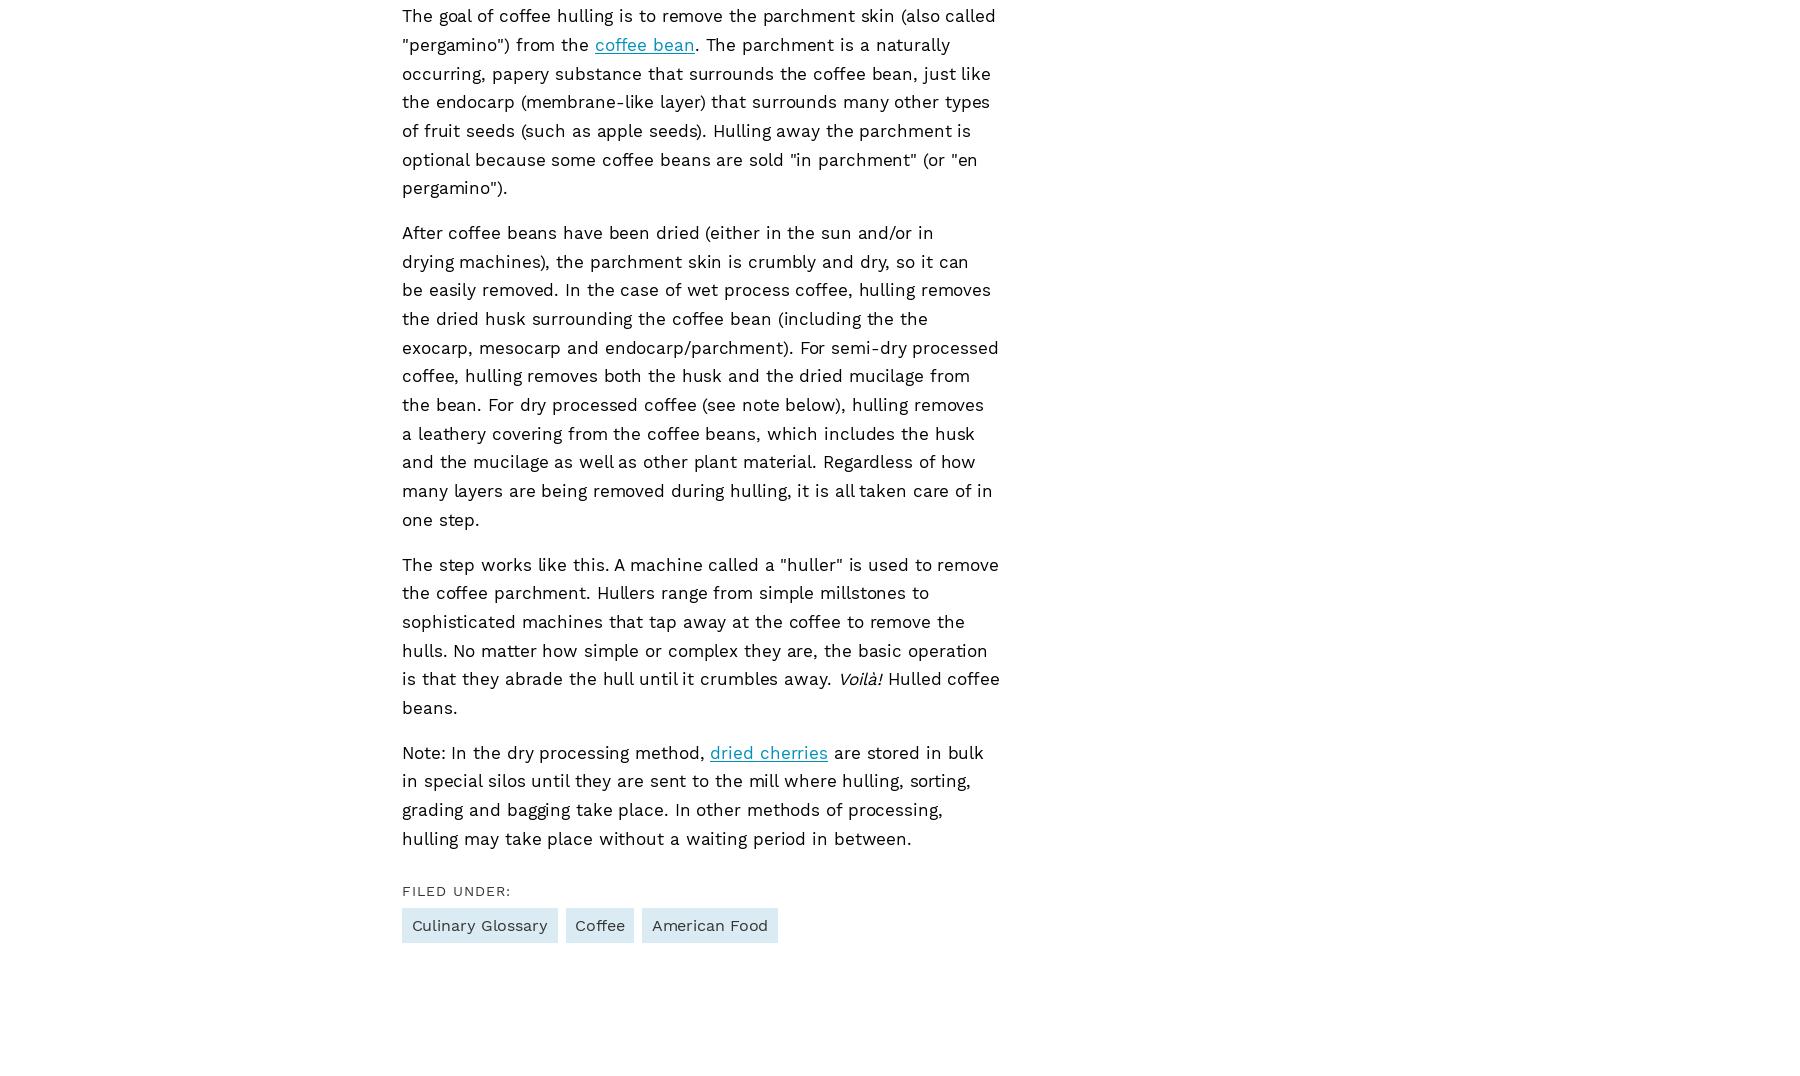 This screenshot has height=1076, width=1800. Describe the element at coordinates (401, 693) in the screenshot. I see `'Hulled coffee beans.'` at that location.